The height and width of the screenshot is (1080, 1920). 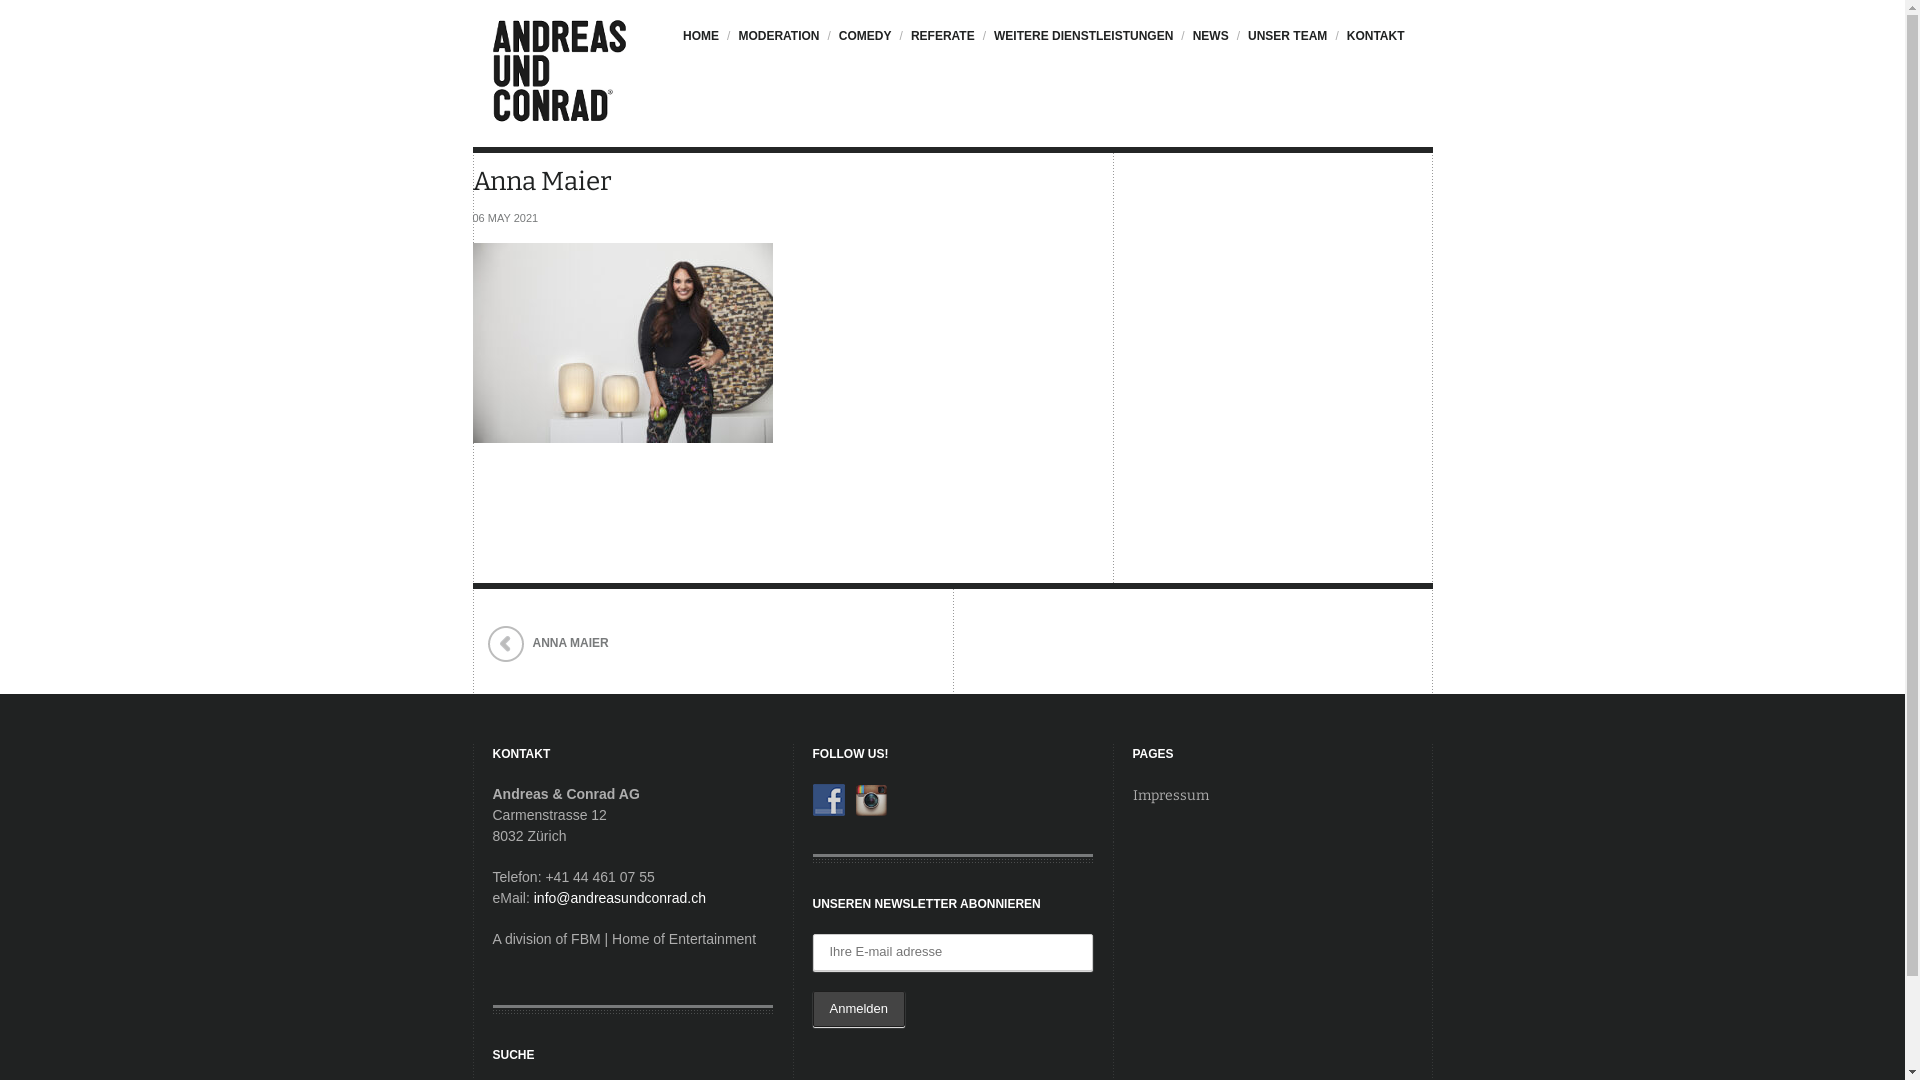 What do you see at coordinates (828, 798) in the screenshot?
I see `'Follow Us on Facebook'` at bounding box center [828, 798].